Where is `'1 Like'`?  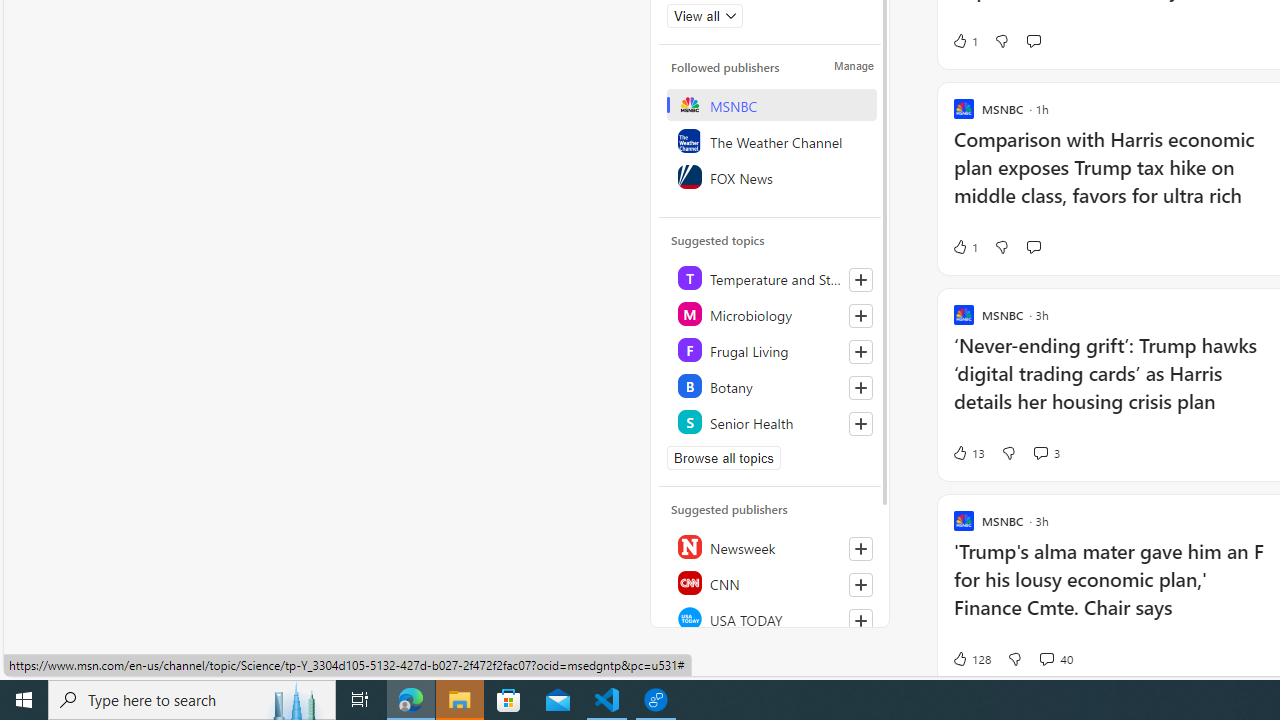
'1 Like' is located at coordinates (964, 245).